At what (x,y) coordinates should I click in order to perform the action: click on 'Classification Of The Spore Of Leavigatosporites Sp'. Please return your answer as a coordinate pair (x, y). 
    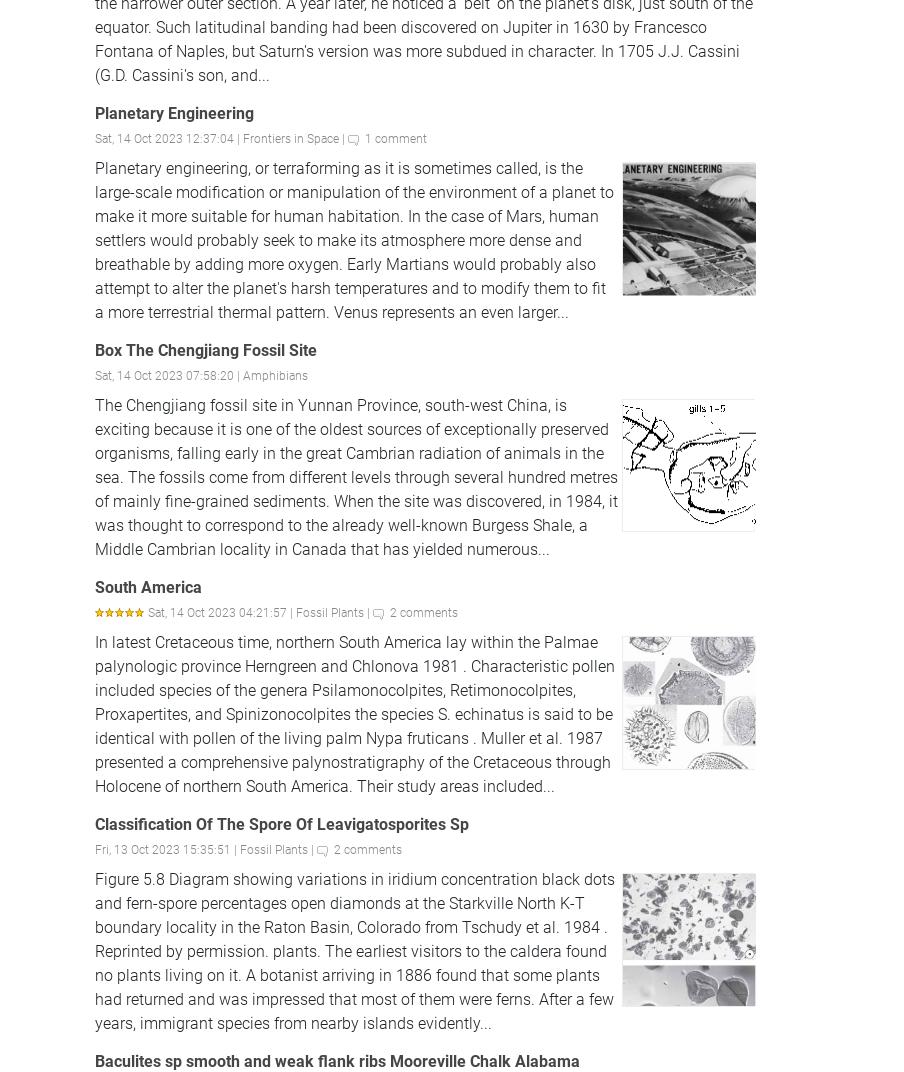
    Looking at the image, I should click on (280, 823).